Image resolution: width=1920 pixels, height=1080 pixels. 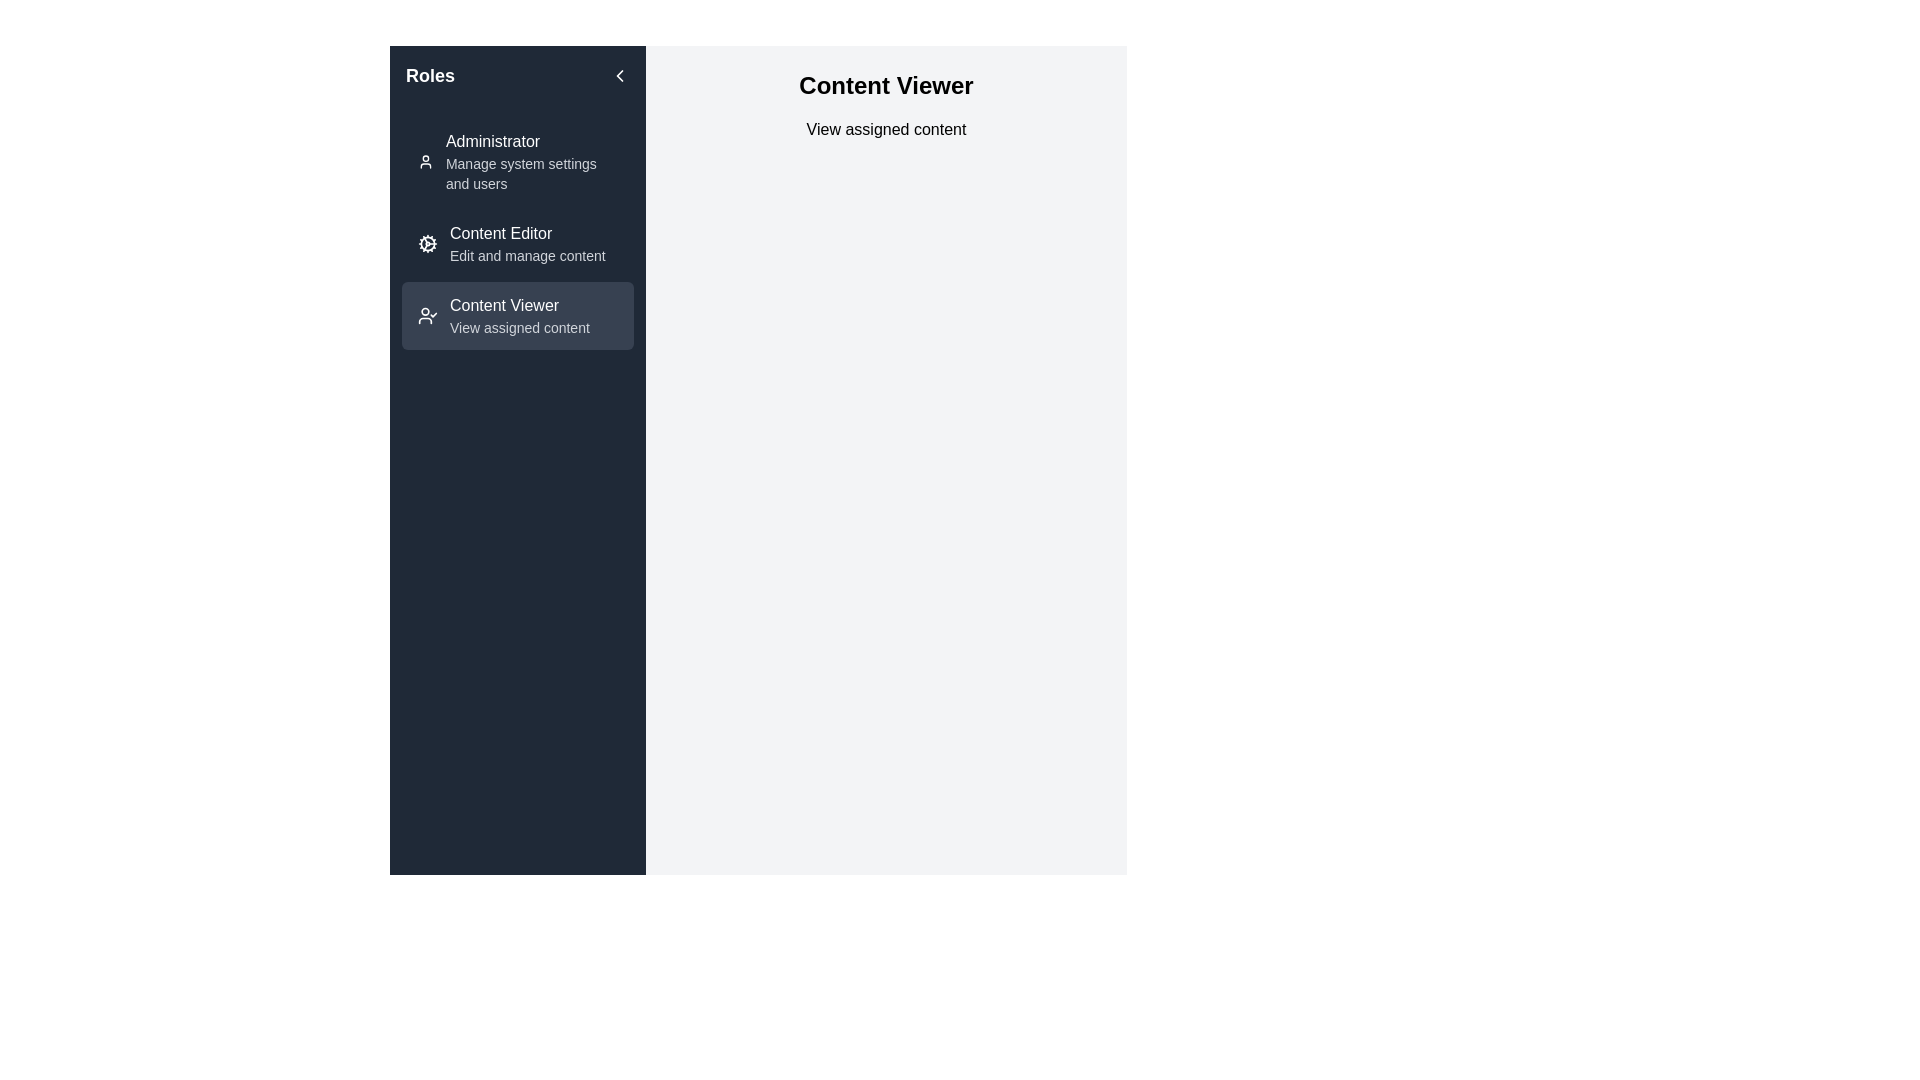 What do you see at coordinates (519, 315) in the screenshot?
I see `the 'Content Viewer' navigation menu item located in the dark left sidebar under the 'Content Editor' section` at bounding box center [519, 315].